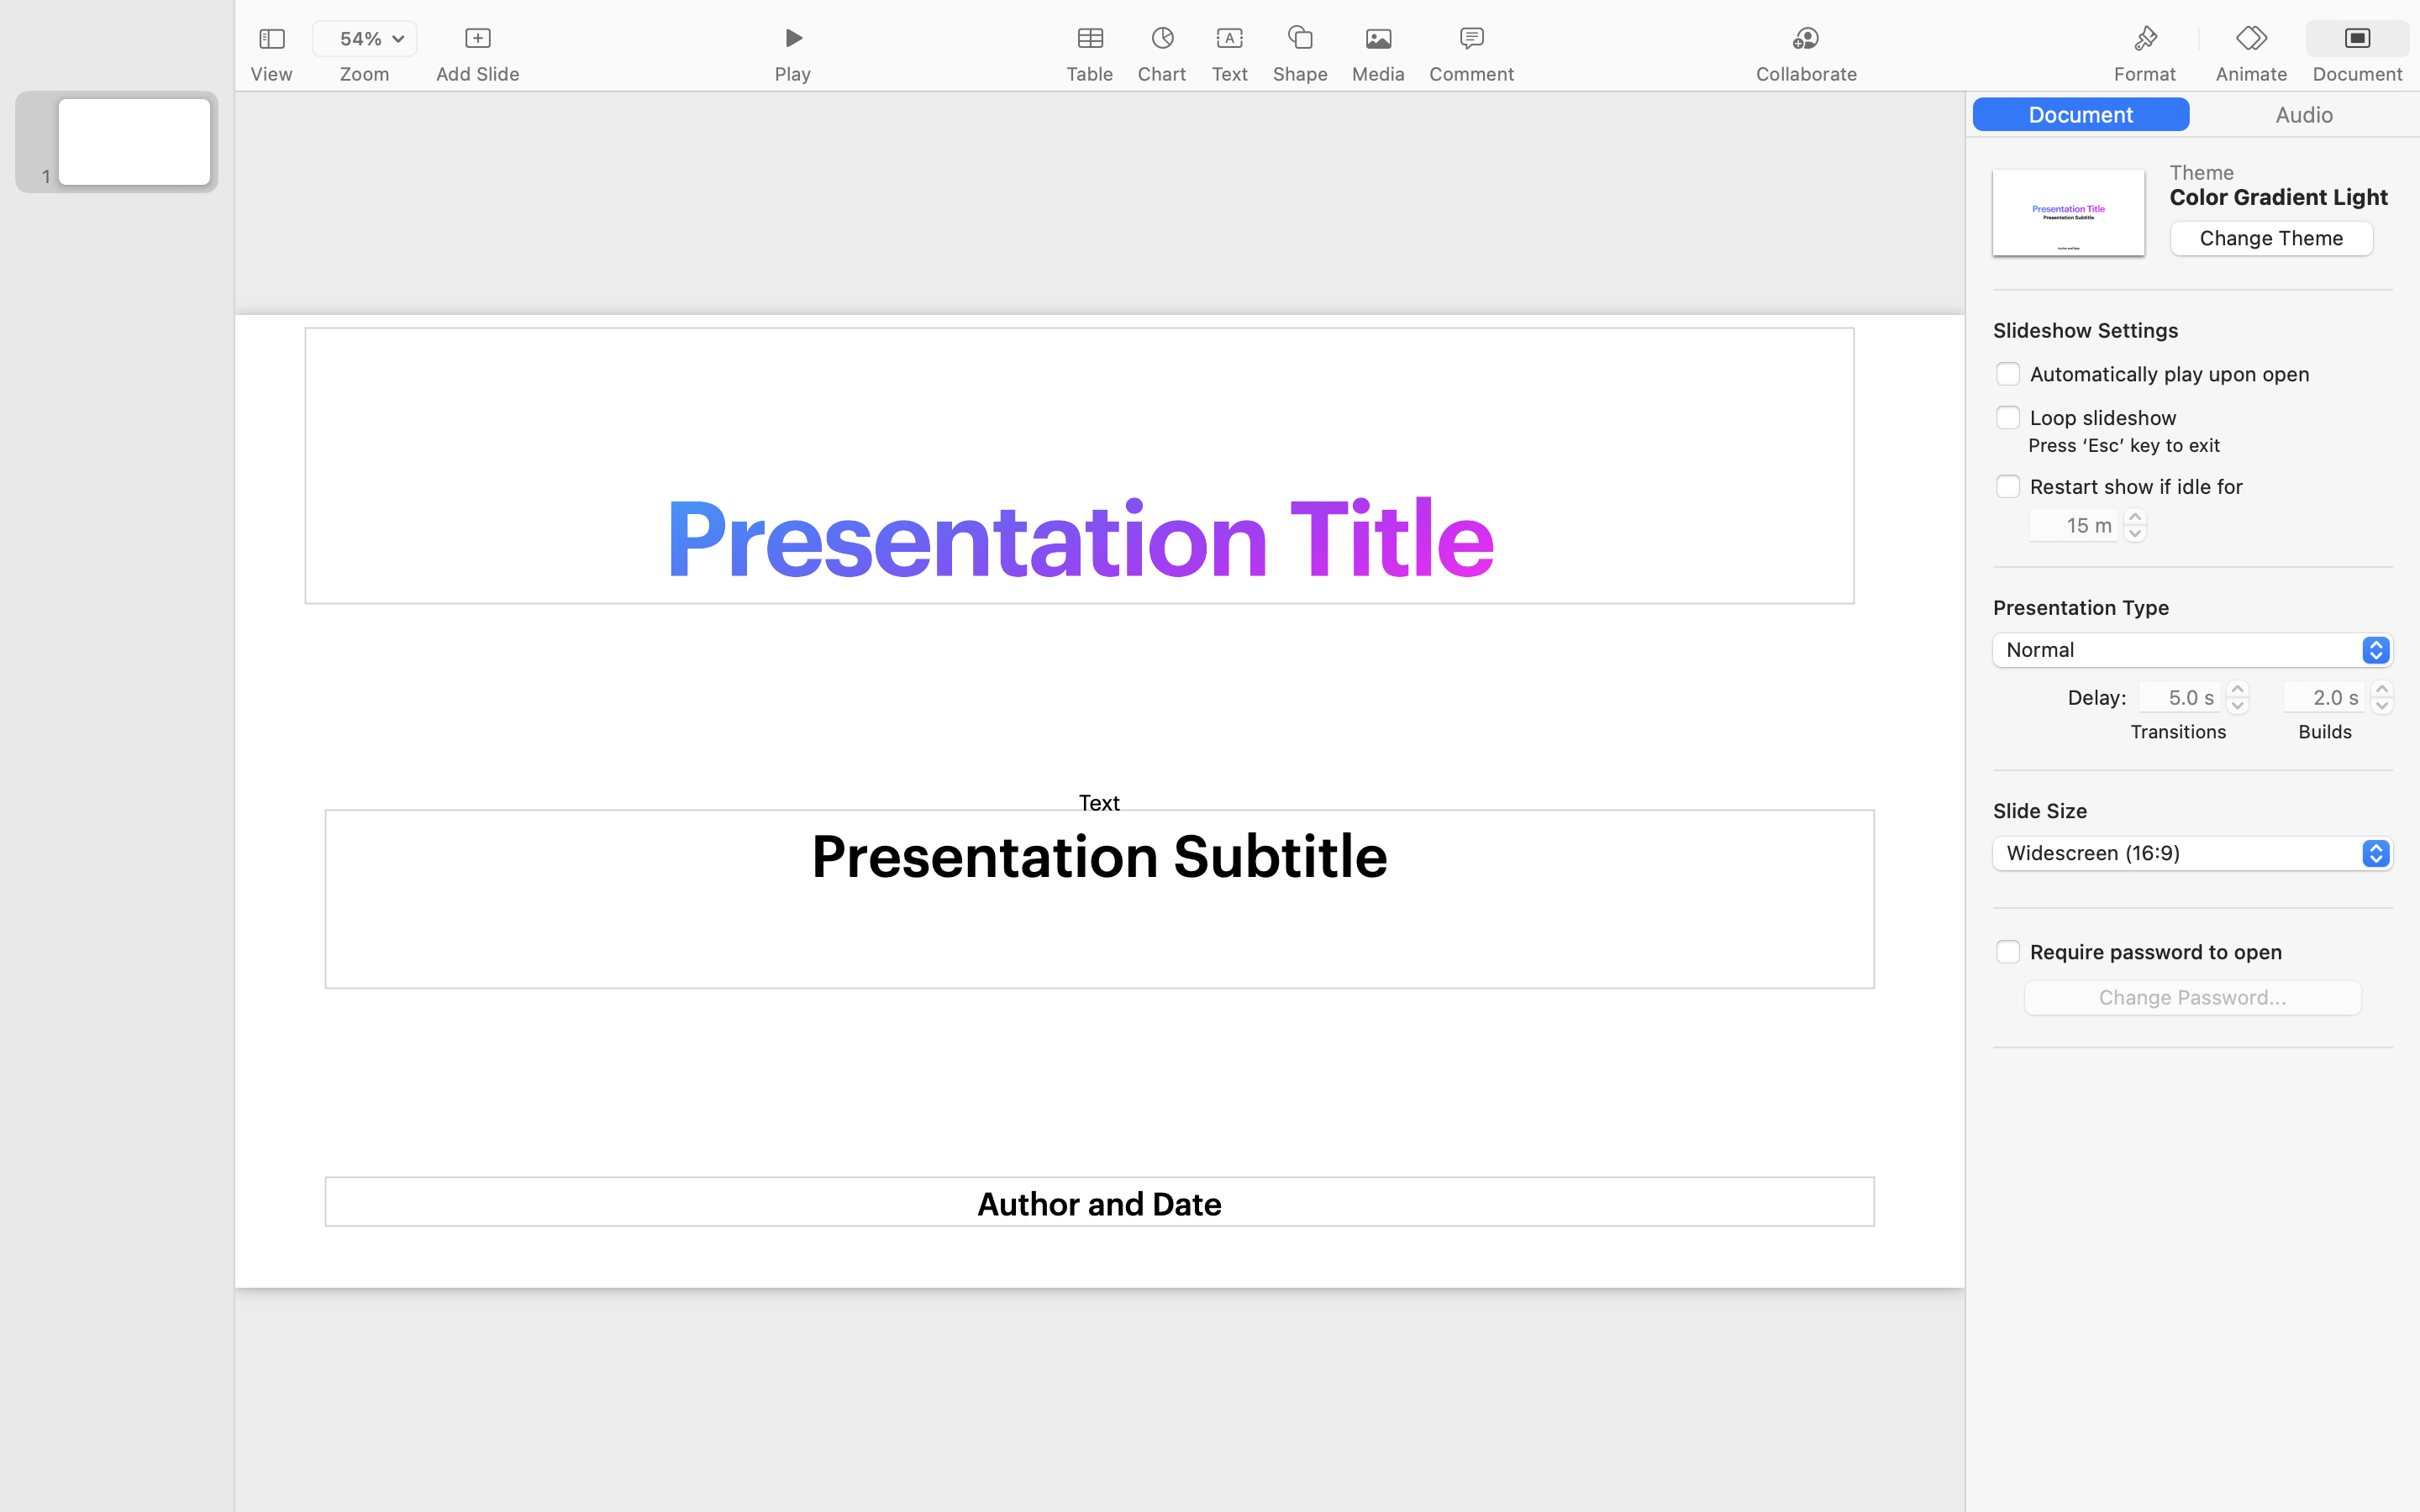  What do you see at coordinates (2381, 696) in the screenshot?
I see `'2.0'` at bounding box center [2381, 696].